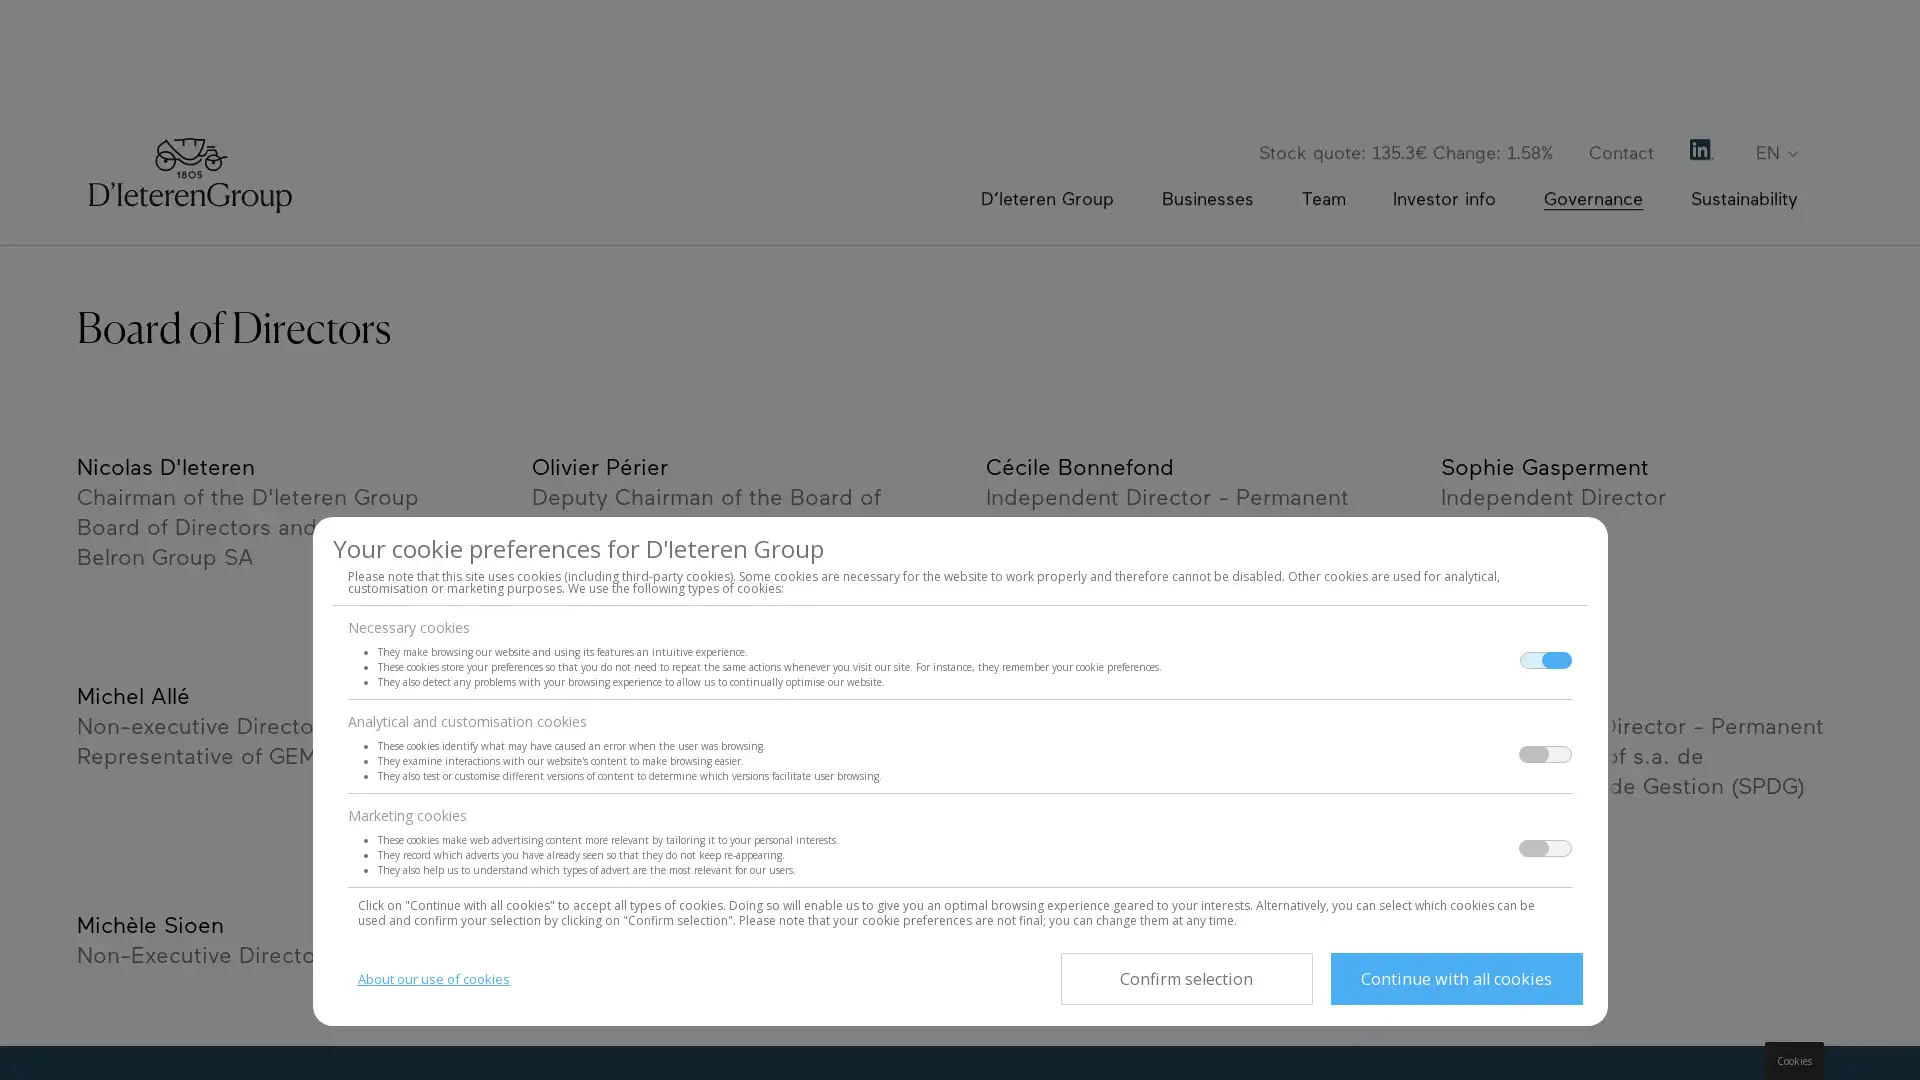 This screenshot has width=1920, height=1080. What do you see at coordinates (1455, 978) in the screenshot?
I see `Close Consent Modal` at bounding box center [1455, 978].